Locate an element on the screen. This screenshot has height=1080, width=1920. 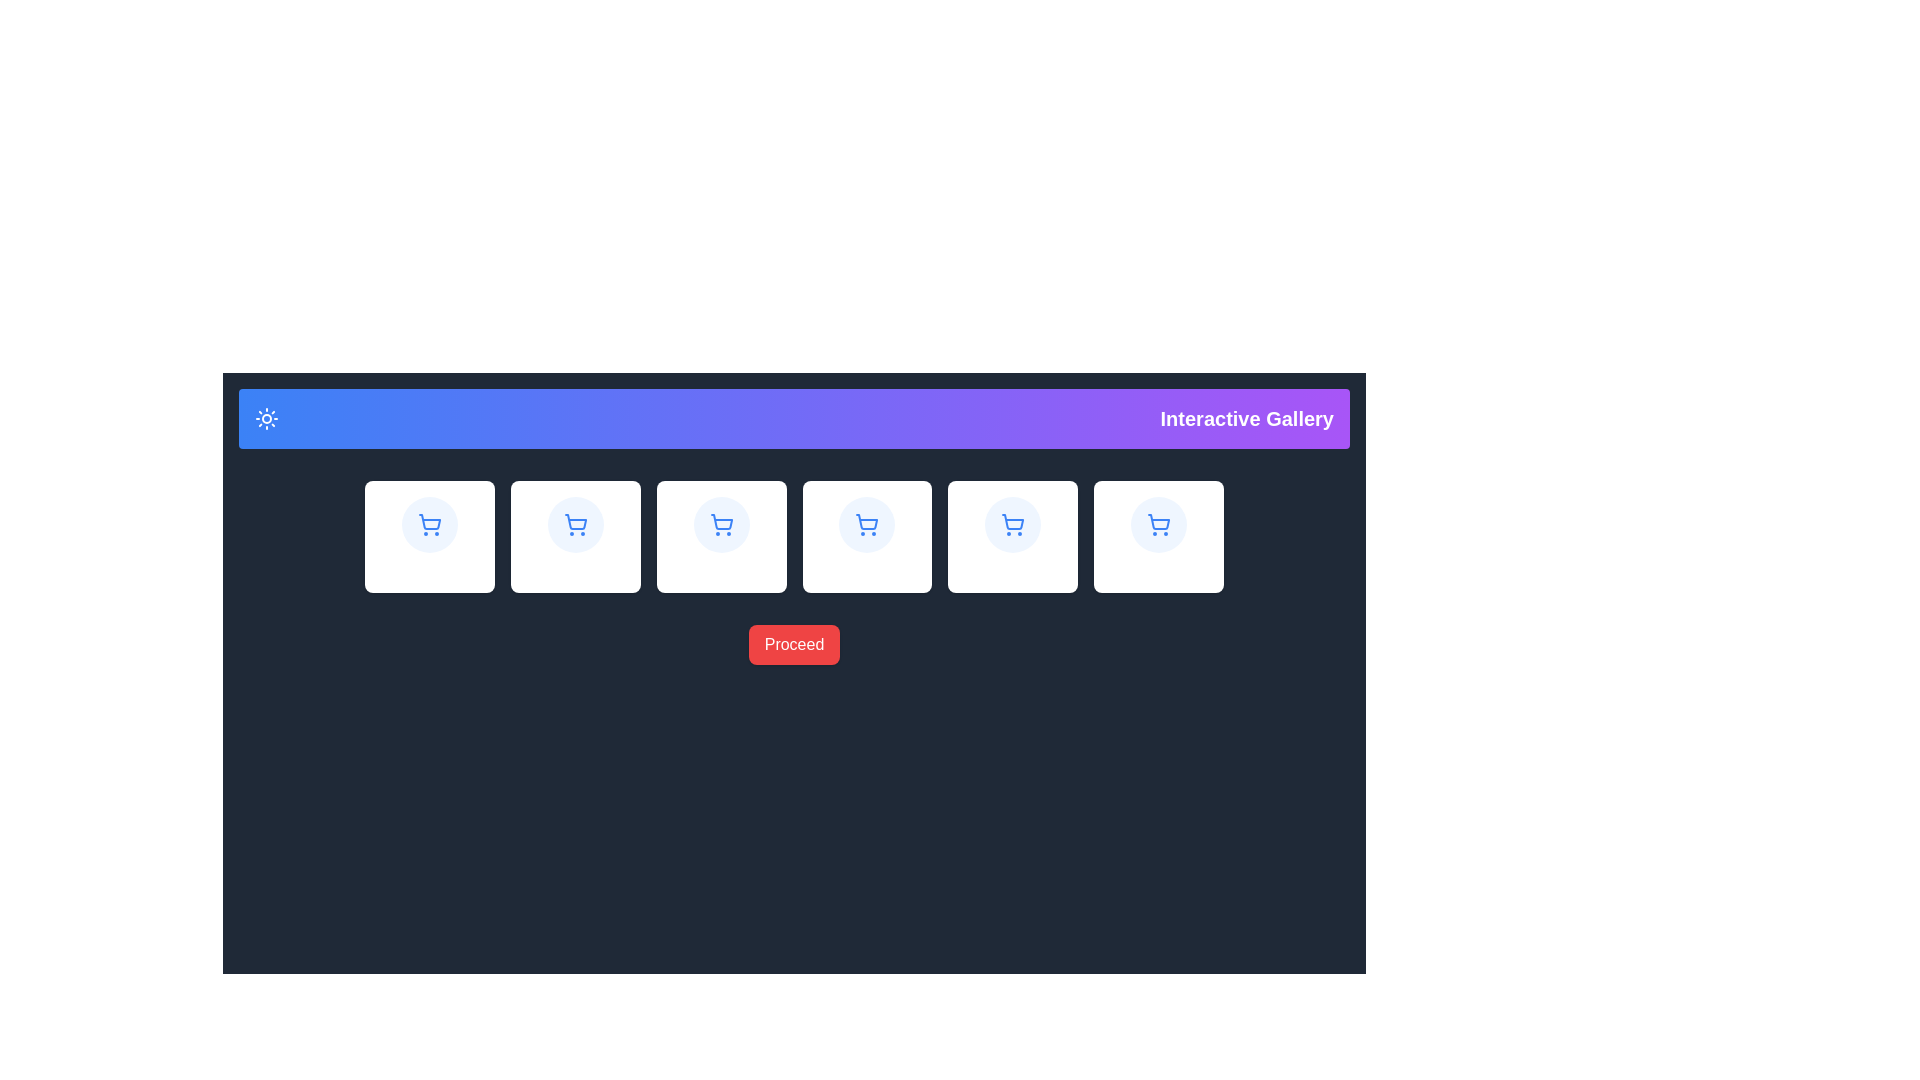
the circular sun icon button located on the leftmost part of the horizontal bar is located at coordinates (266, 418).